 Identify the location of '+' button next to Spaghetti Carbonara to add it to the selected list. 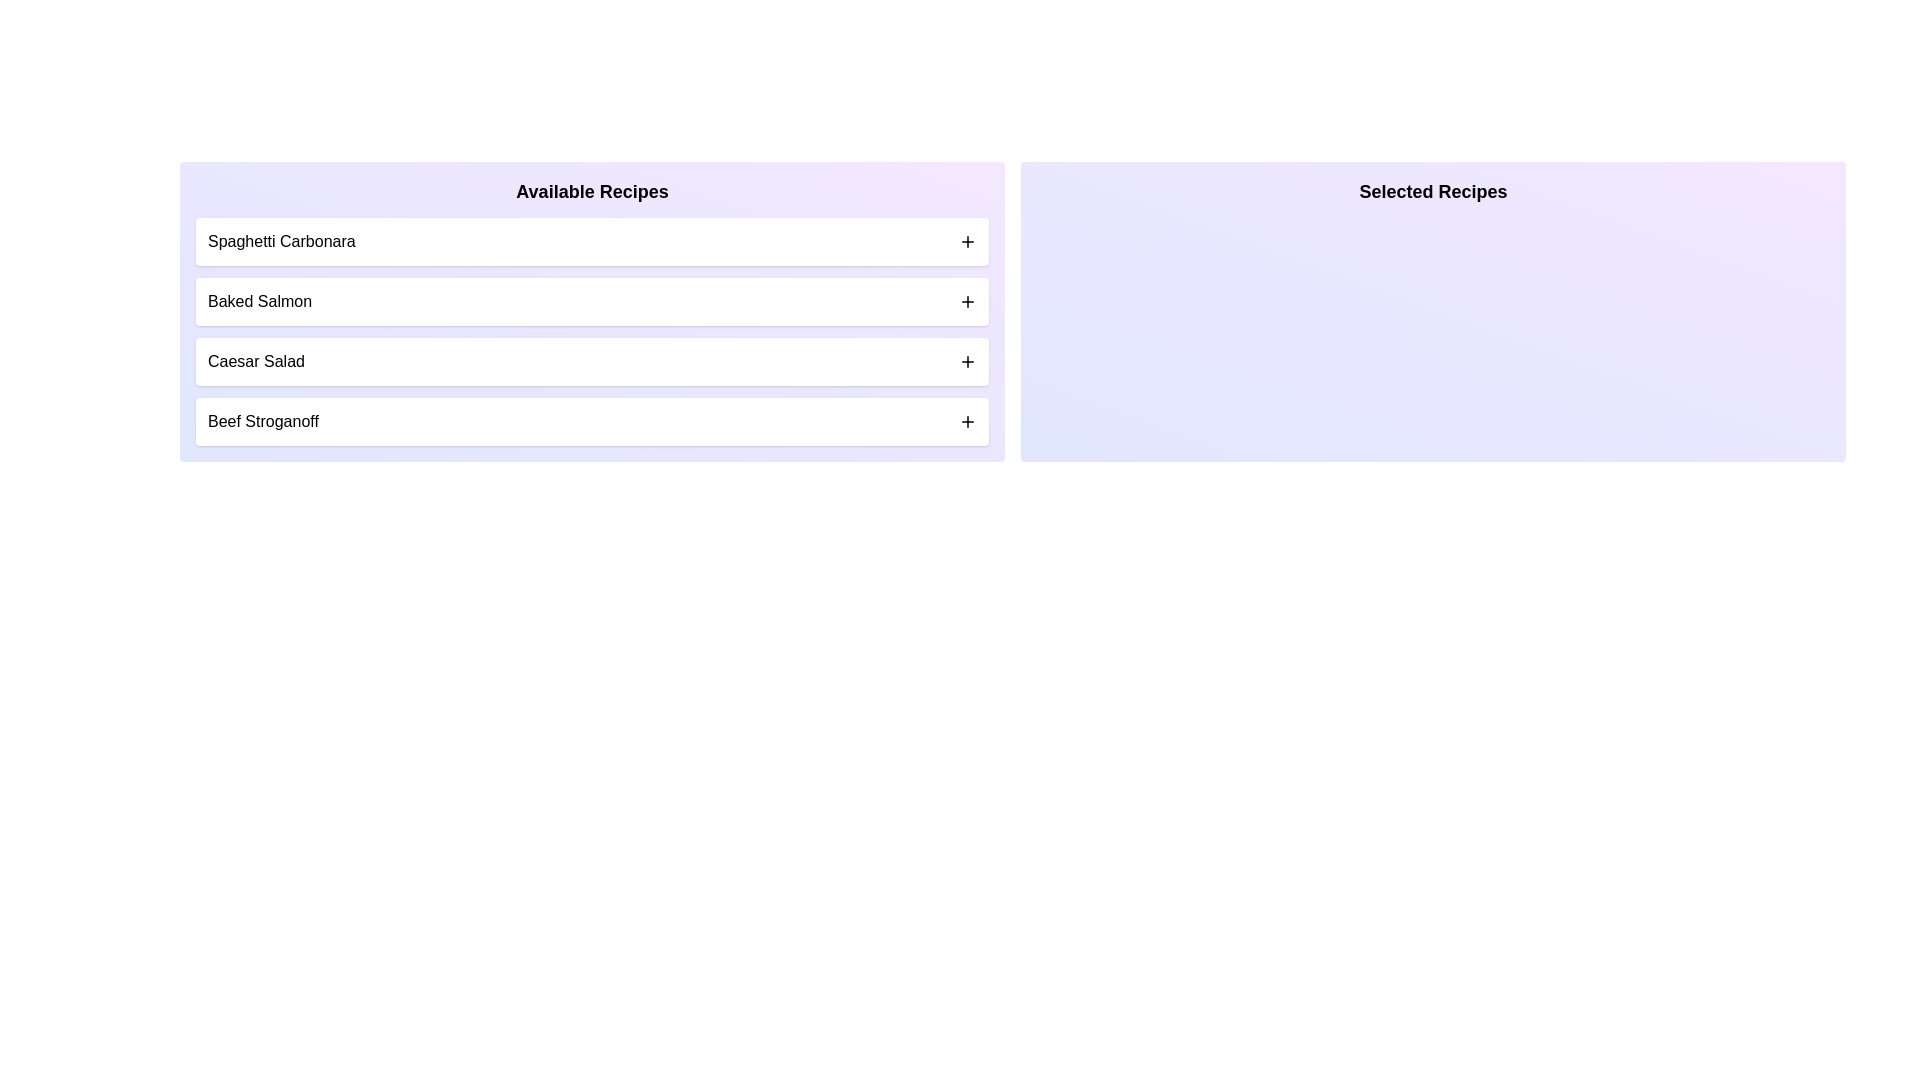
(968, 241).